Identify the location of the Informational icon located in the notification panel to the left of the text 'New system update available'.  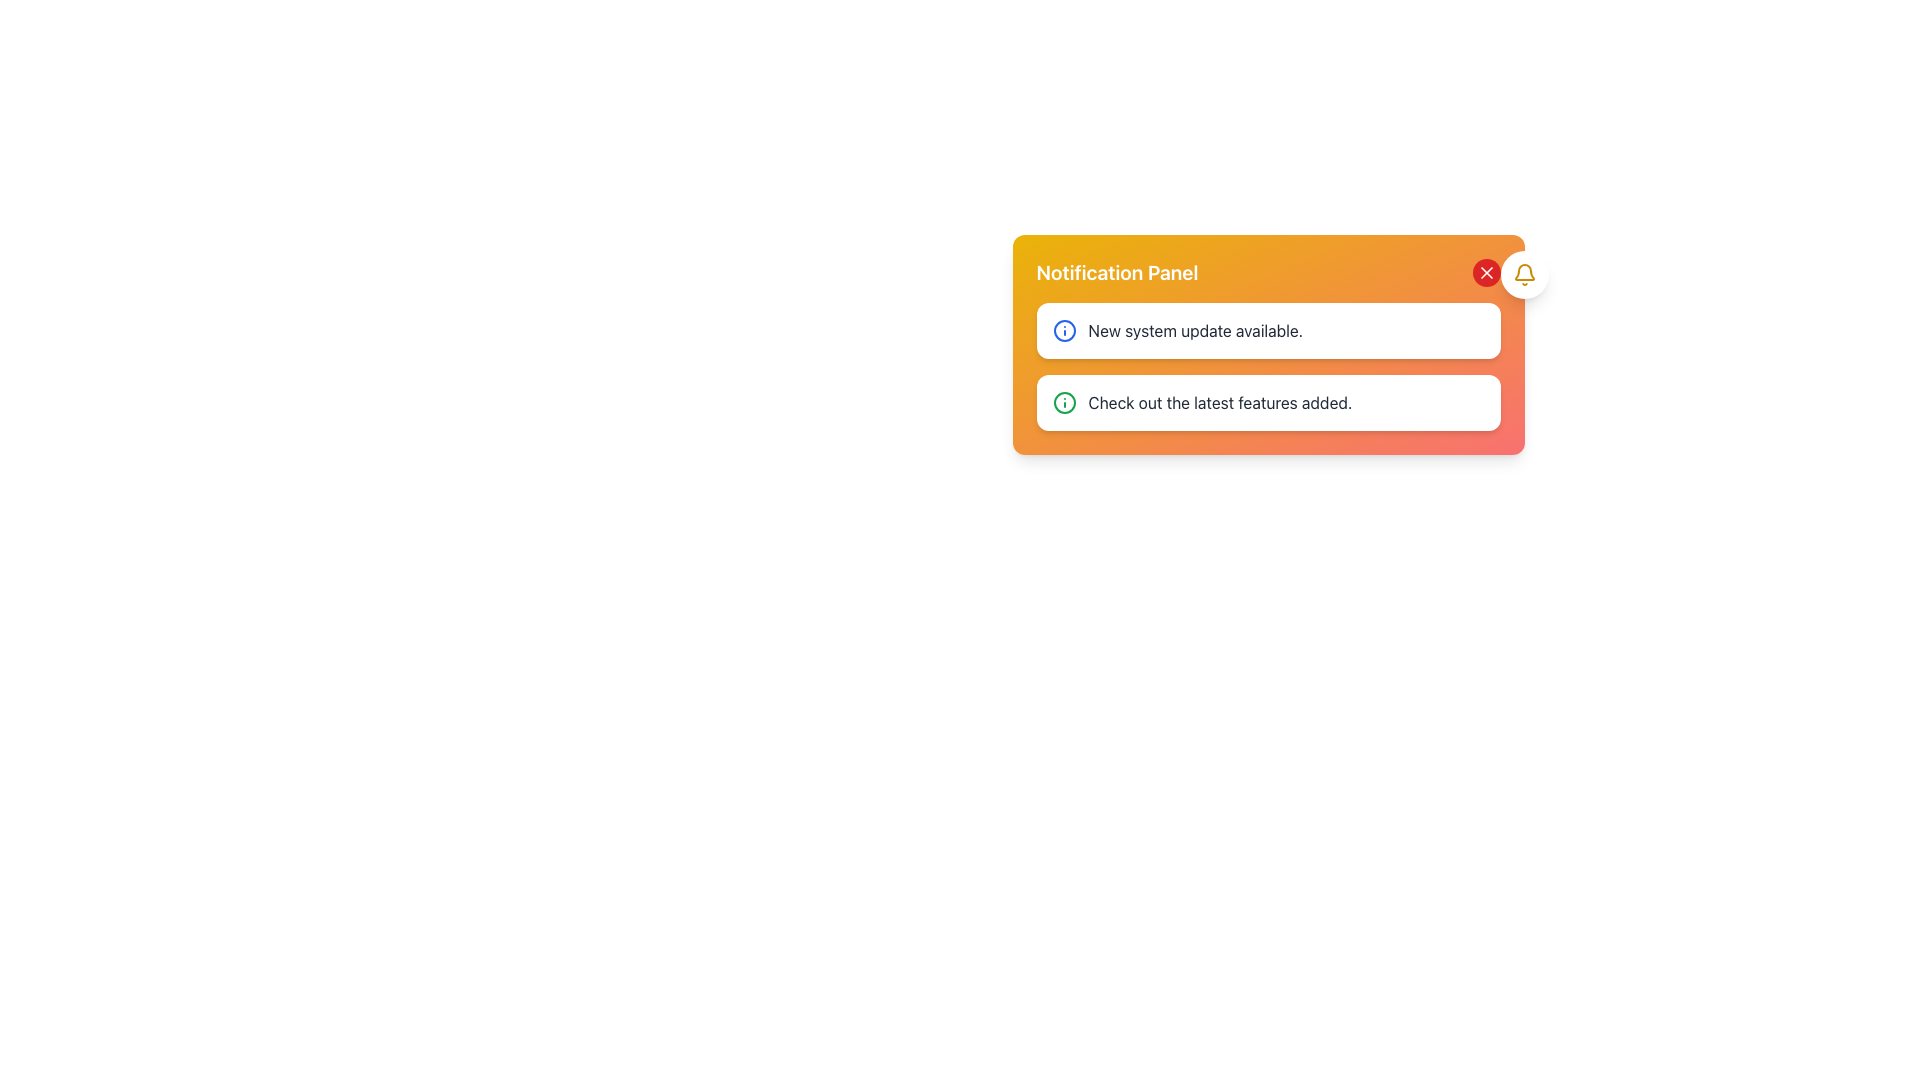
(1063, 330).